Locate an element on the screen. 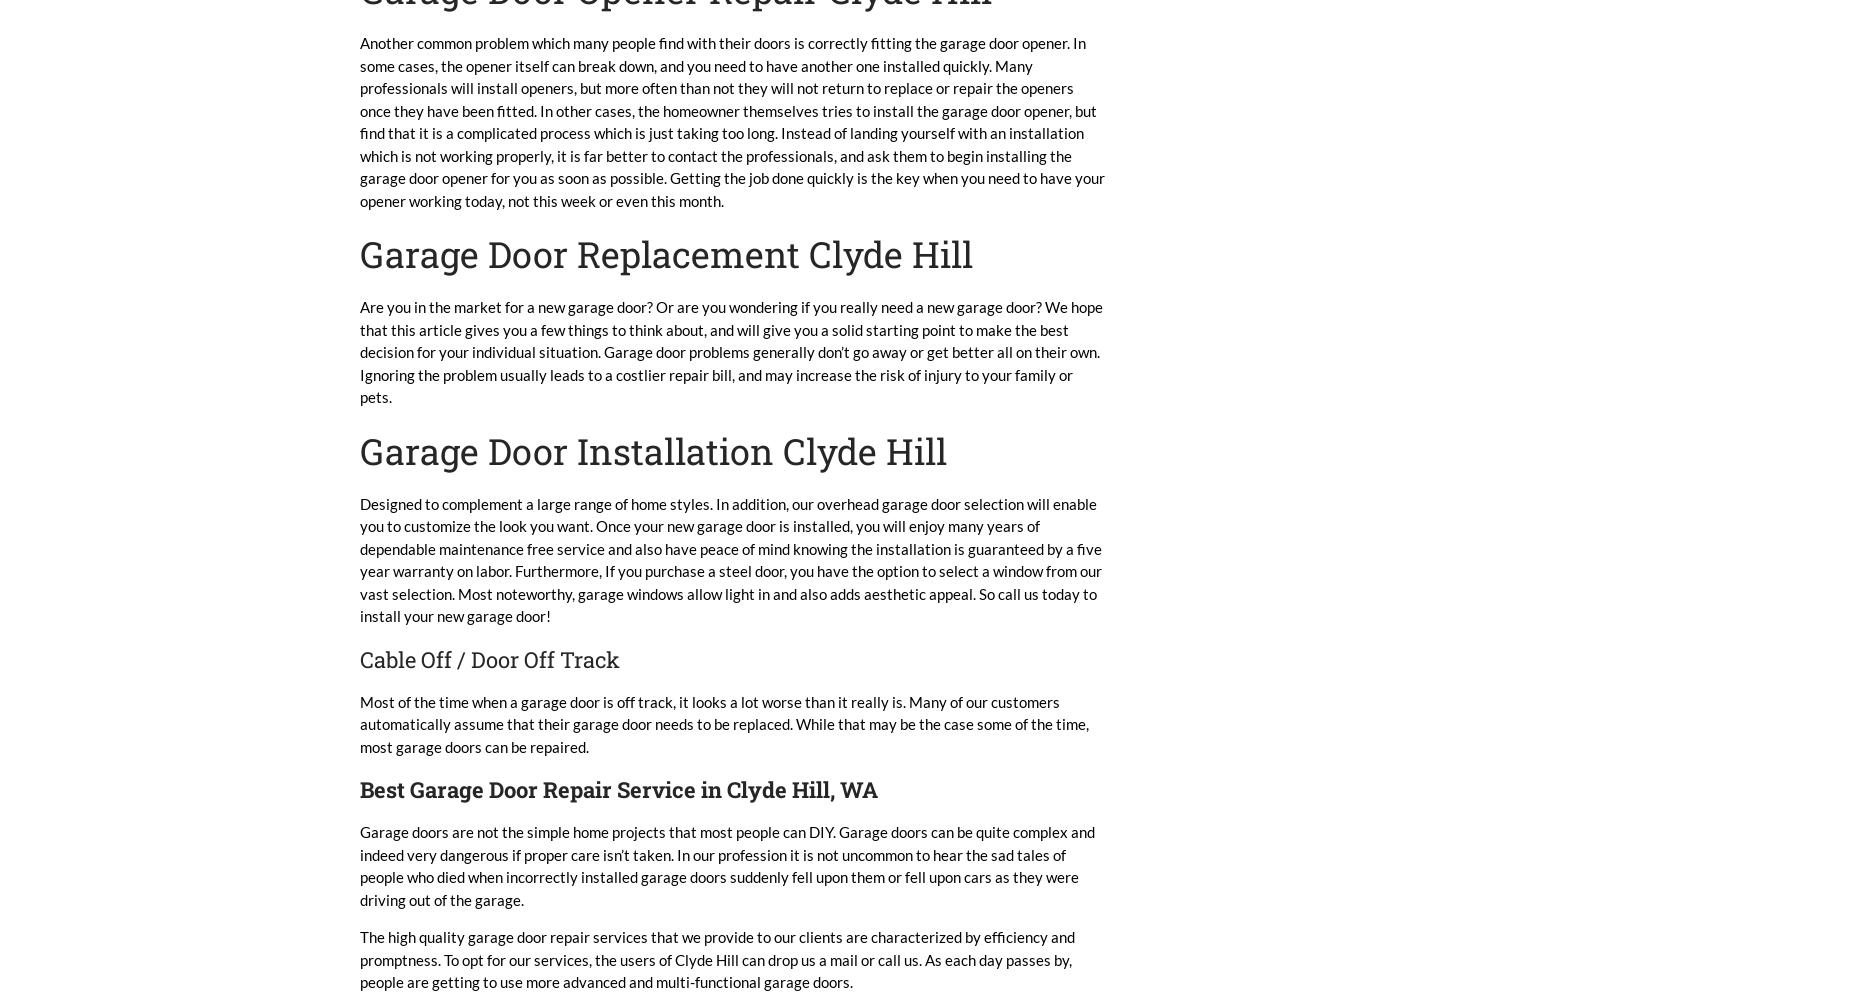  'The high quality garage door repair services that we provide to our clients are characterized by efficiency and promptness. To opt for our services, the users of Clyde Hill can drop us a mail or call us. As each day passes by, people are getting to use more advanced and multi-functional garage doors.' is located at coordinates (717, 958).